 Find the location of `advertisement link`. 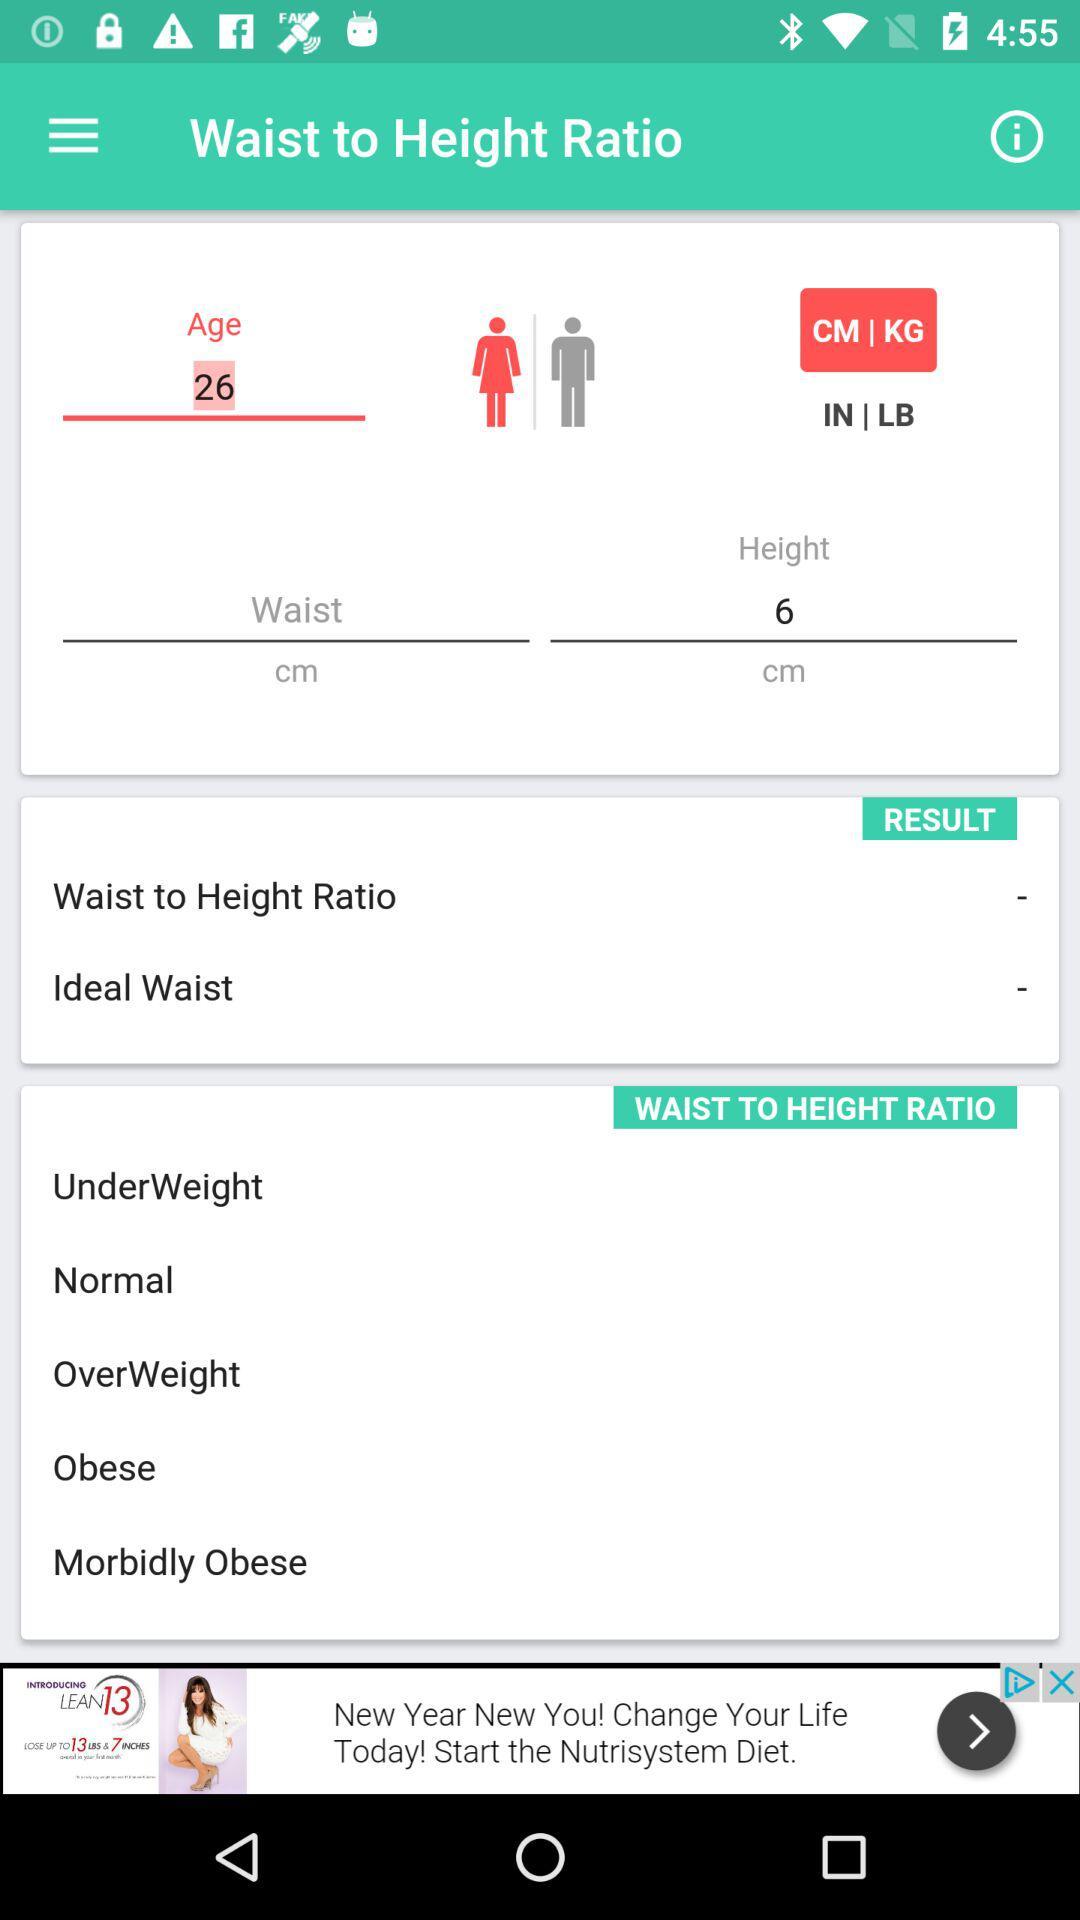

advertisement link is located at coordinates (540, 1727).